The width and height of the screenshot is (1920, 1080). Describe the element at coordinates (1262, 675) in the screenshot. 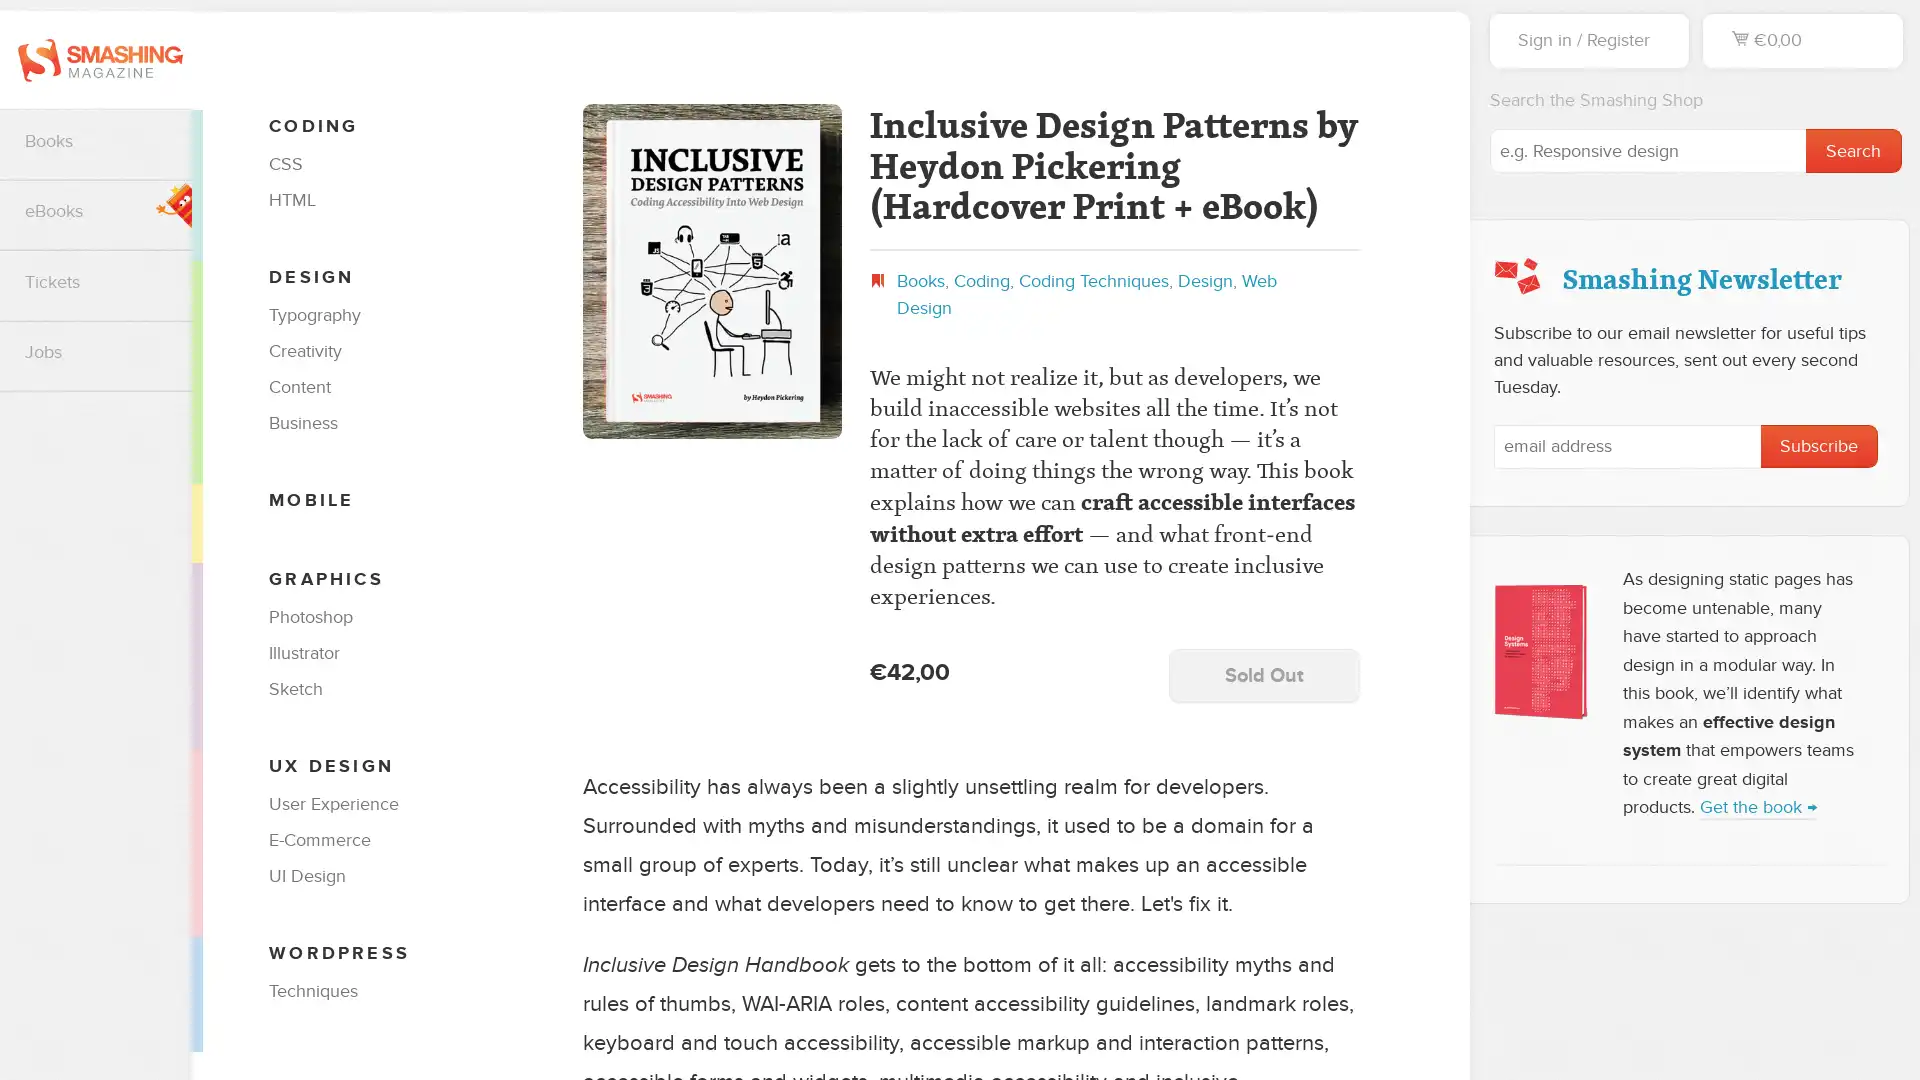

I see `Sold Out` at that location.